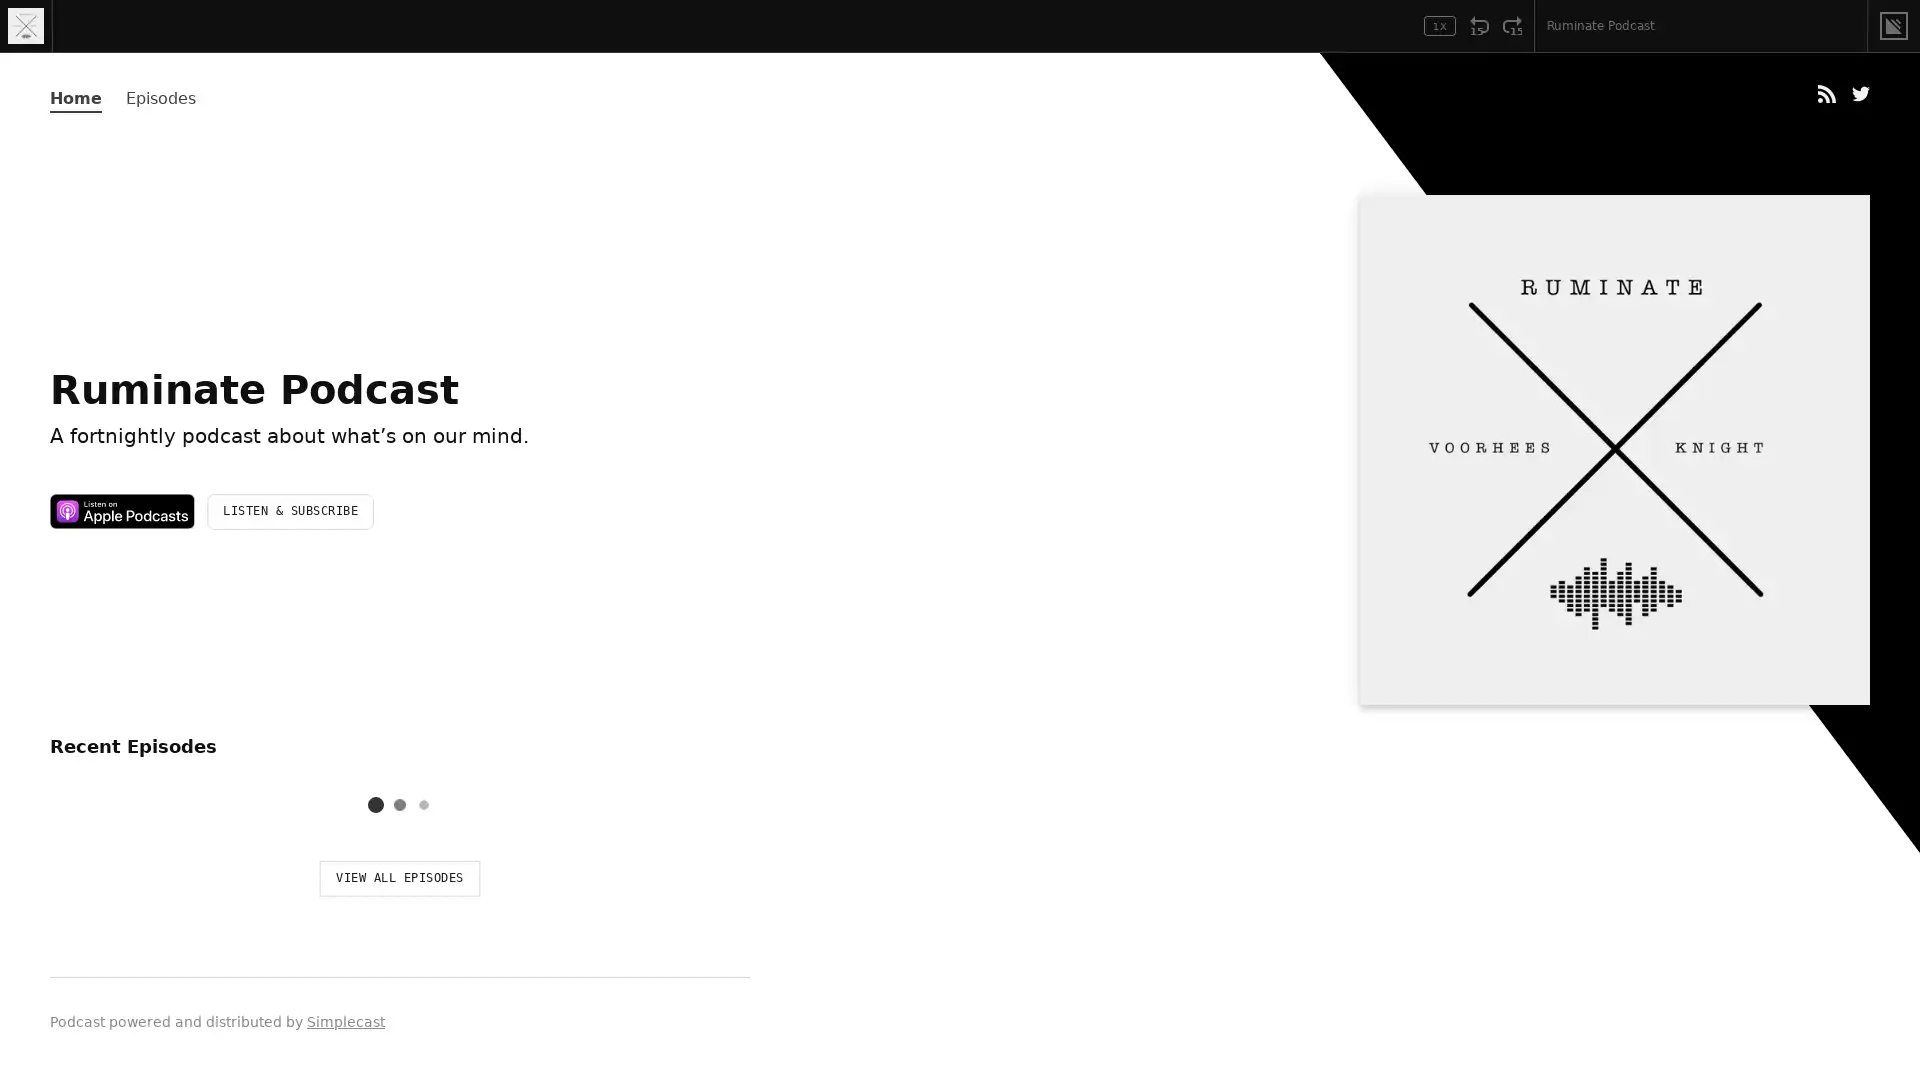 Image resolution: width=1920 pixels, height=1080 pixels. What do you see at coordinates (1440, 26) in the screenshot?
I see `Toggle Speed: Current Speed 1x` at bounding box center [1440, 26].